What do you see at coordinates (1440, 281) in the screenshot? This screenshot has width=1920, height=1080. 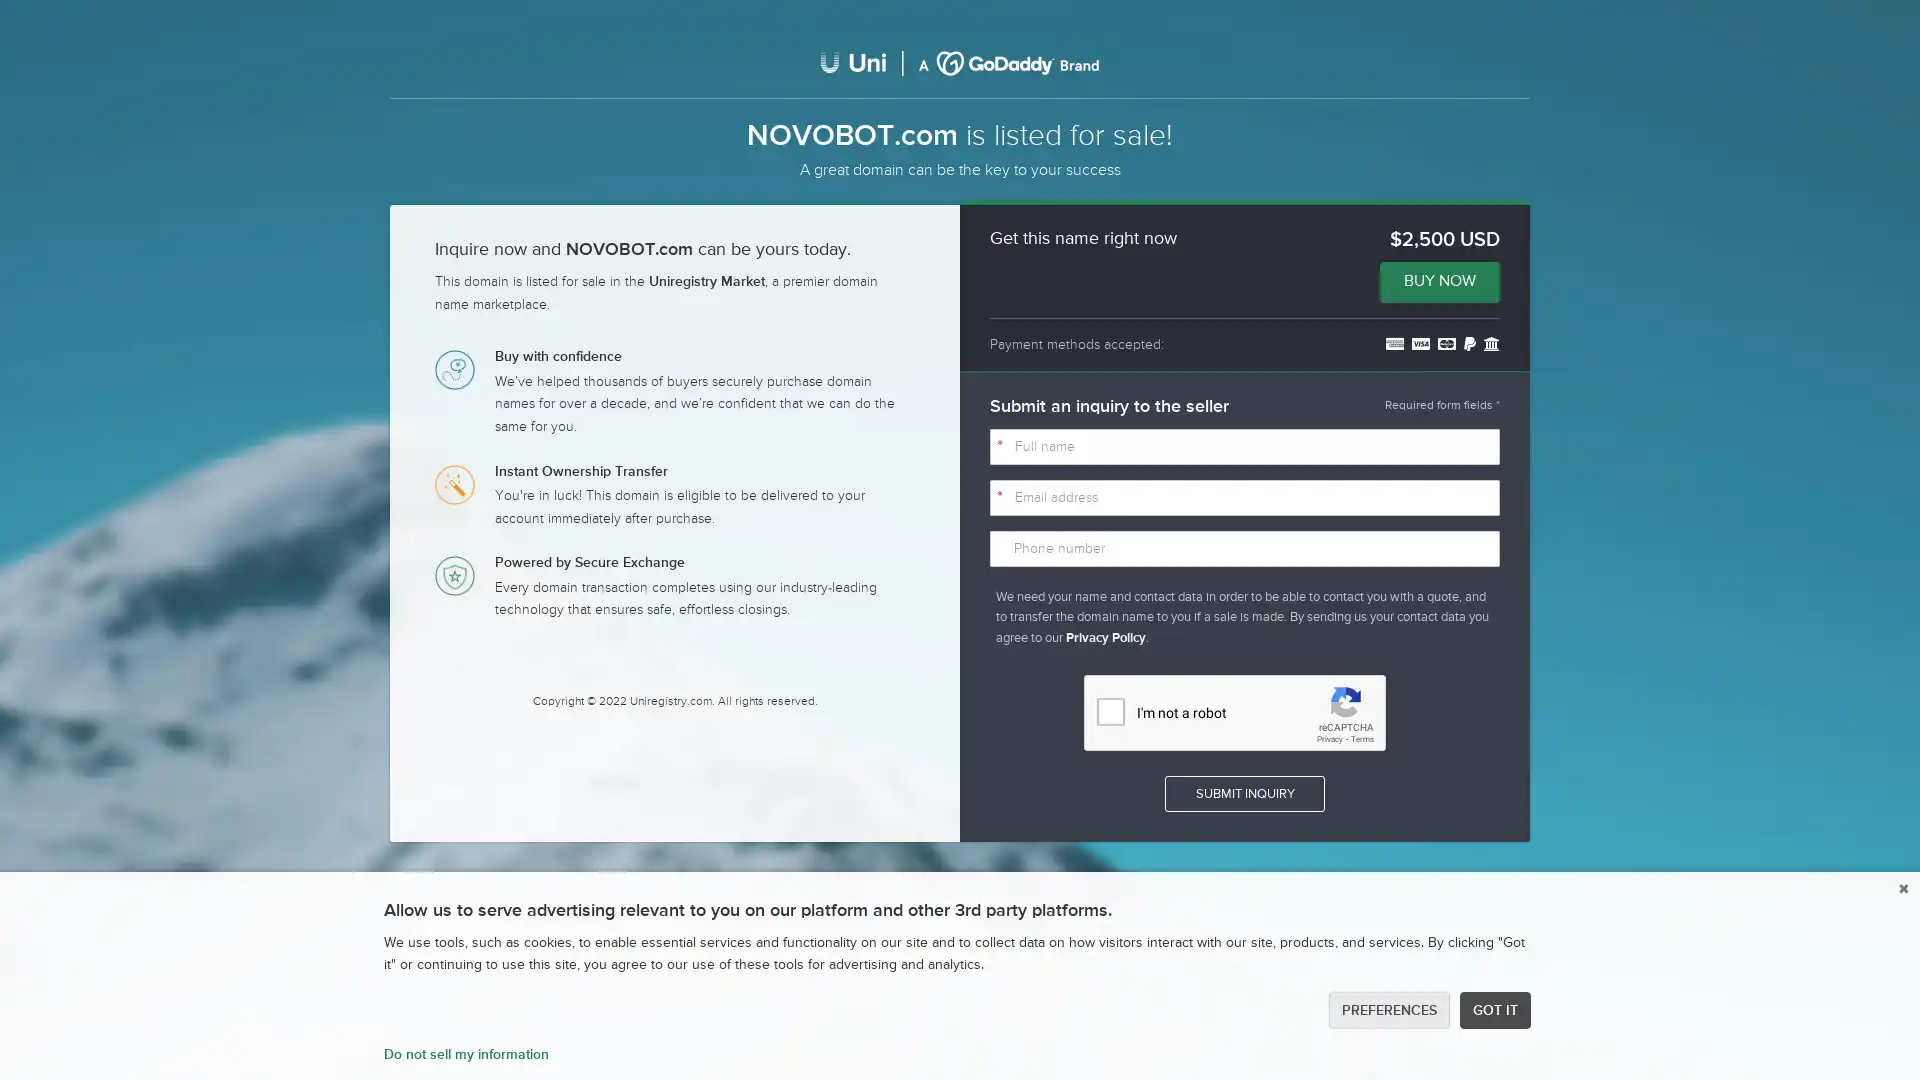 I see `BUY NOW` at bounding box center [1440, 281].